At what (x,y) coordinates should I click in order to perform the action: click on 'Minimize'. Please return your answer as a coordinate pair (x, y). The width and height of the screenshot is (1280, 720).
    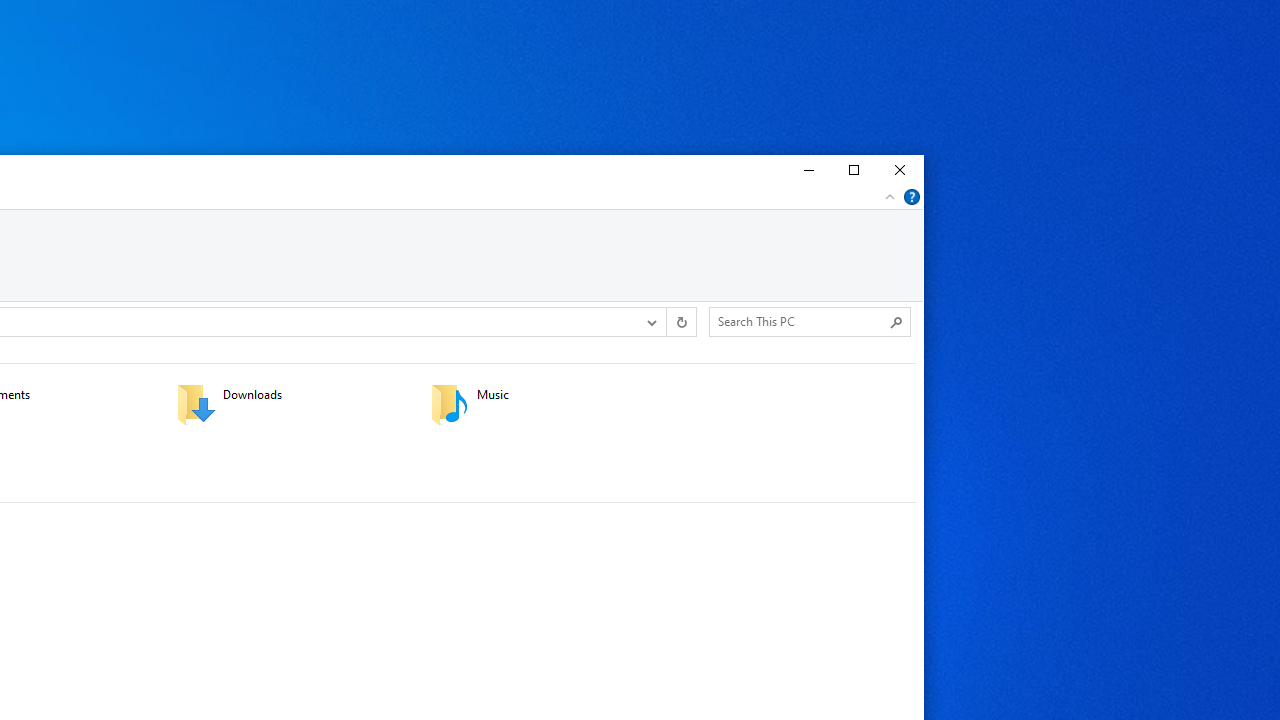
    Looking at the image, I should click on (807, 170).